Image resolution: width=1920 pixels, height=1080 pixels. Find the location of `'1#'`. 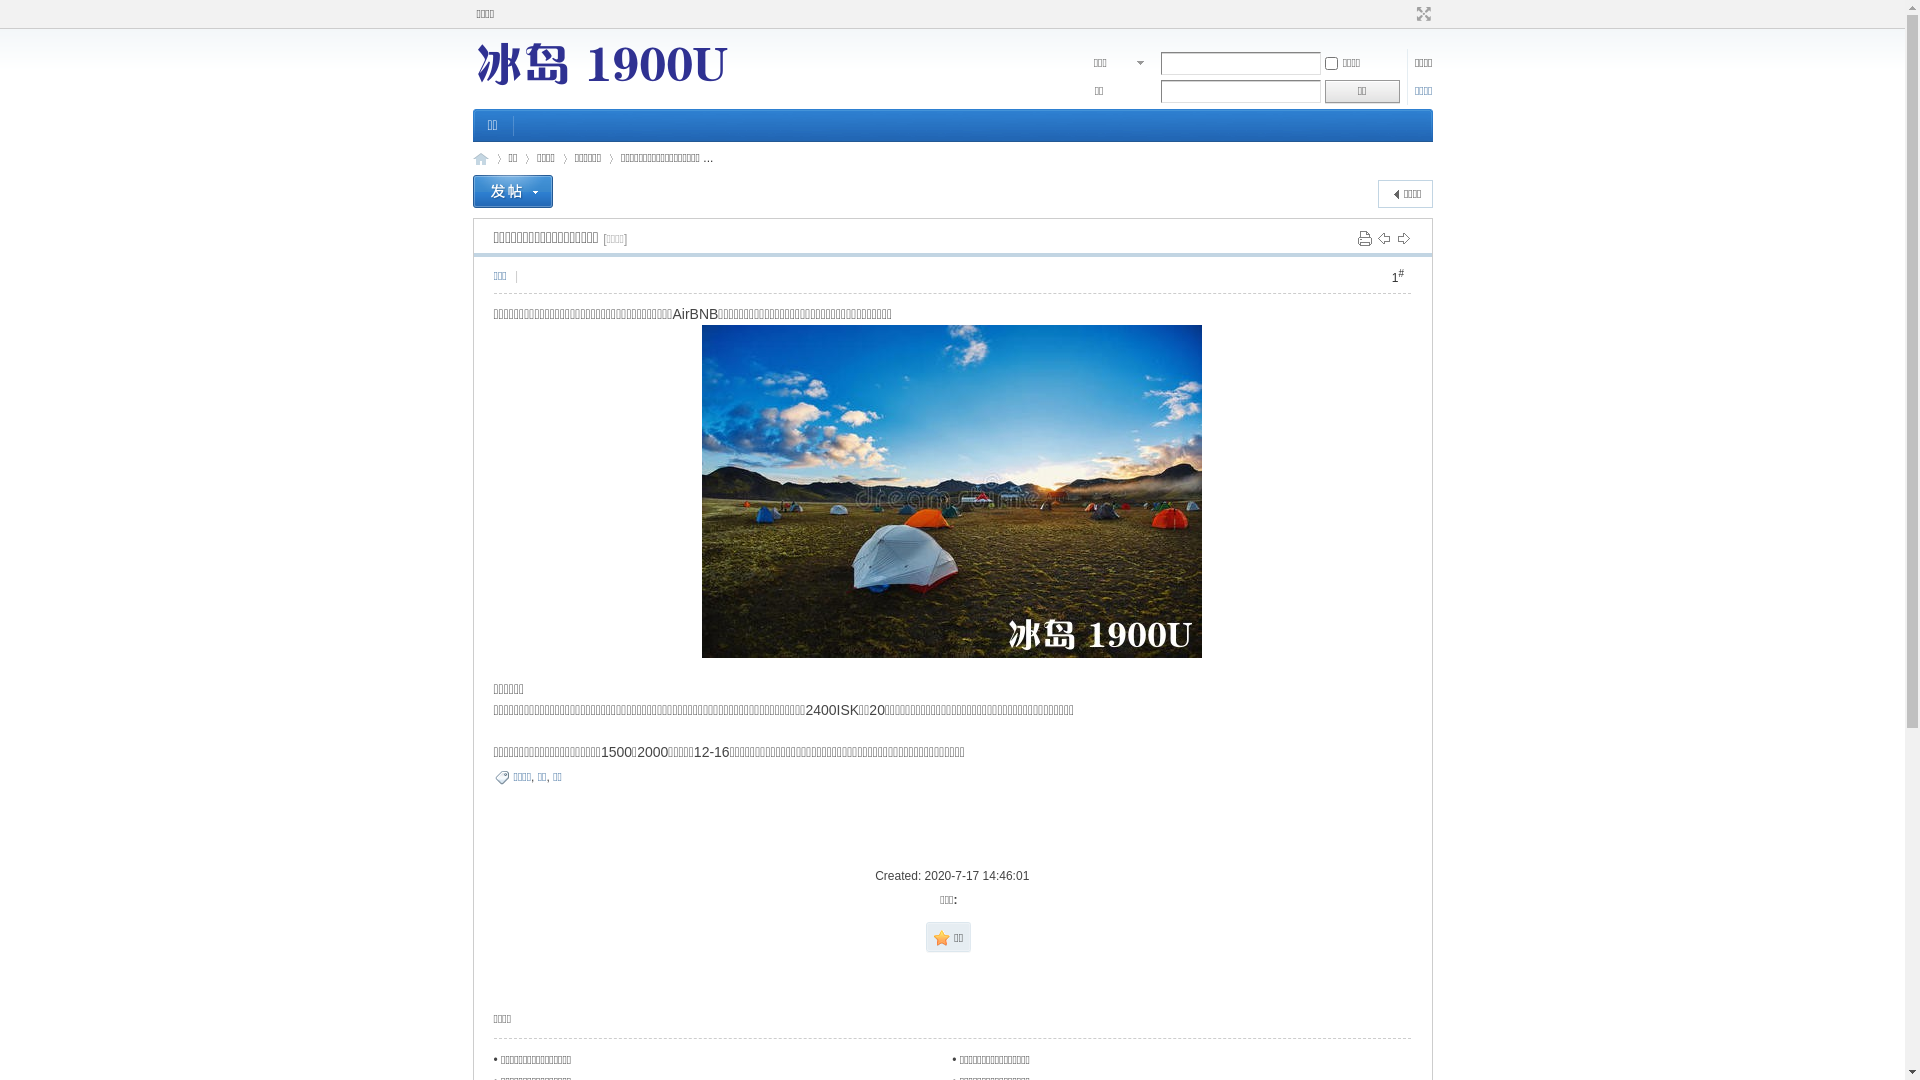

'1#' is located at coordinates (1384, 276).